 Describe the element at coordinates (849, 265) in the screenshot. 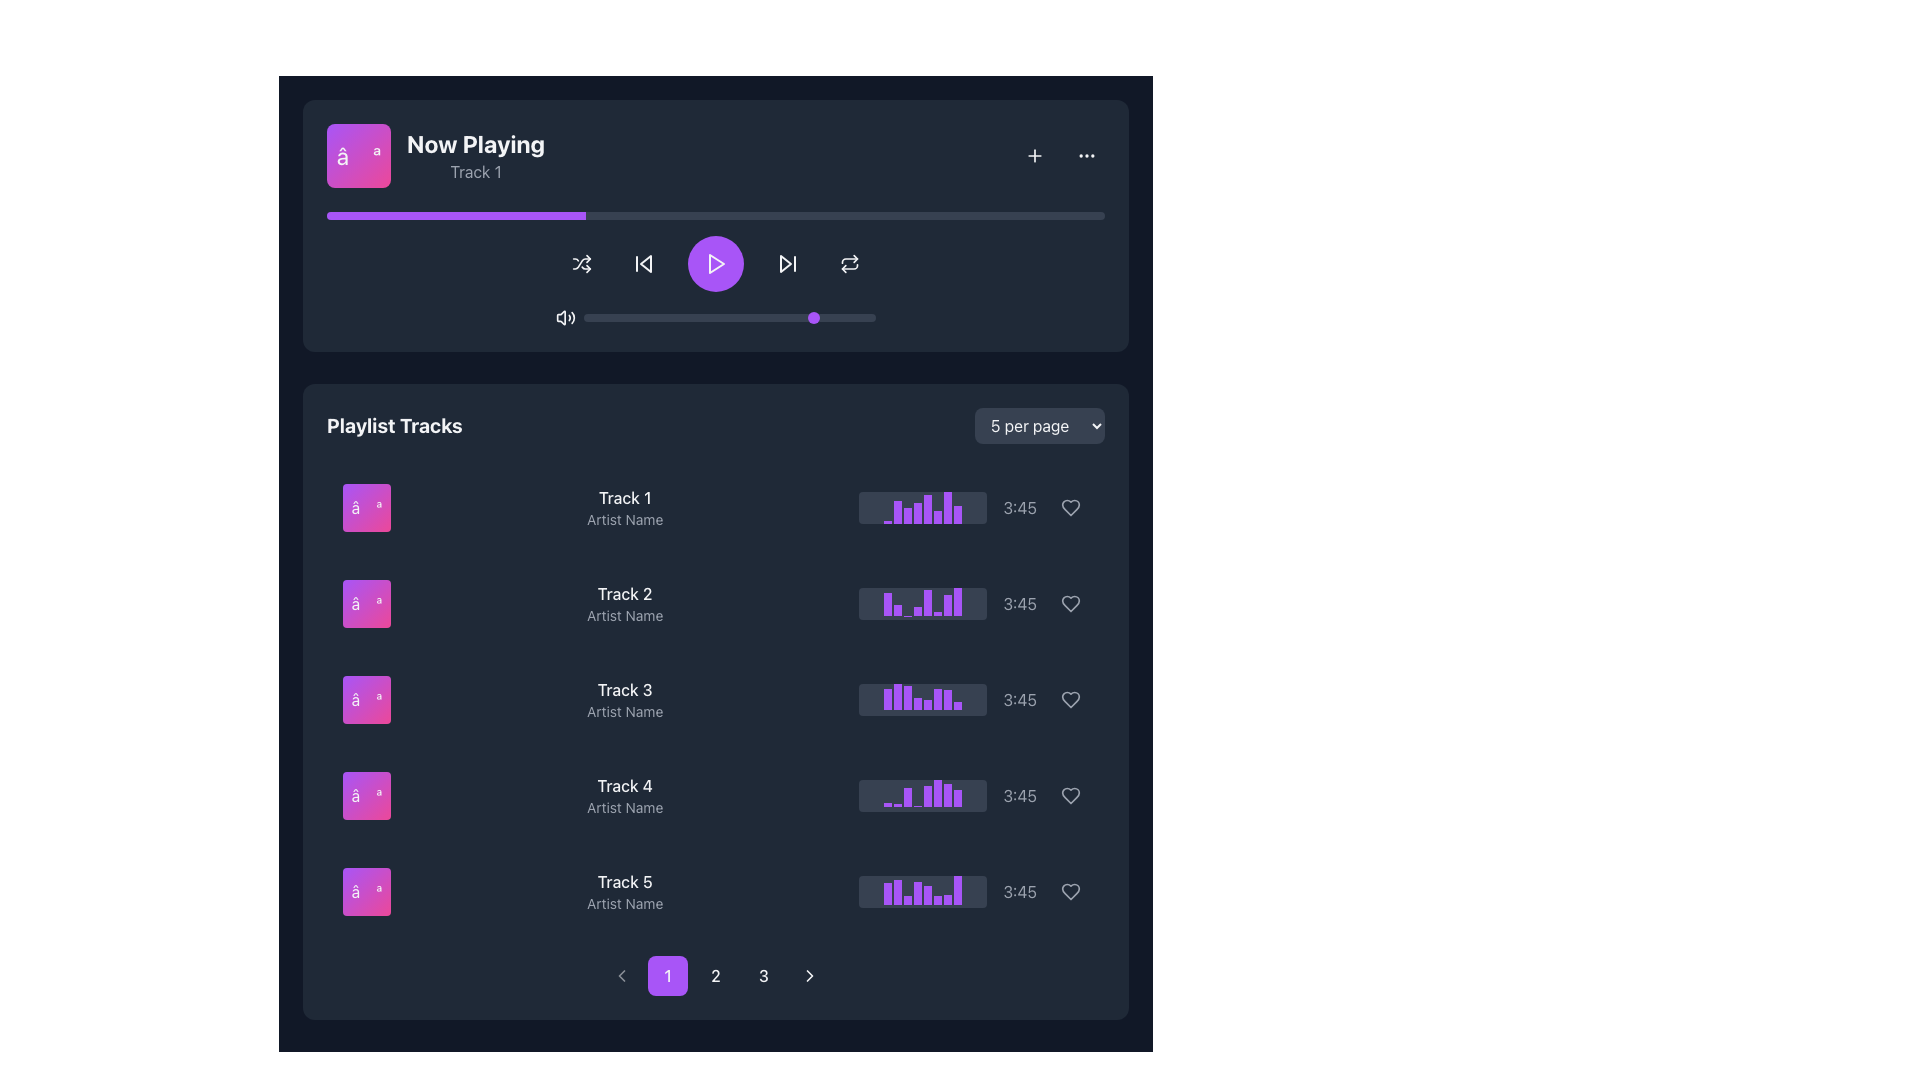

I see `the bottom half of the repeat arrow icon, which is located in the bottom right among the four paths inside its boundary` at that location.